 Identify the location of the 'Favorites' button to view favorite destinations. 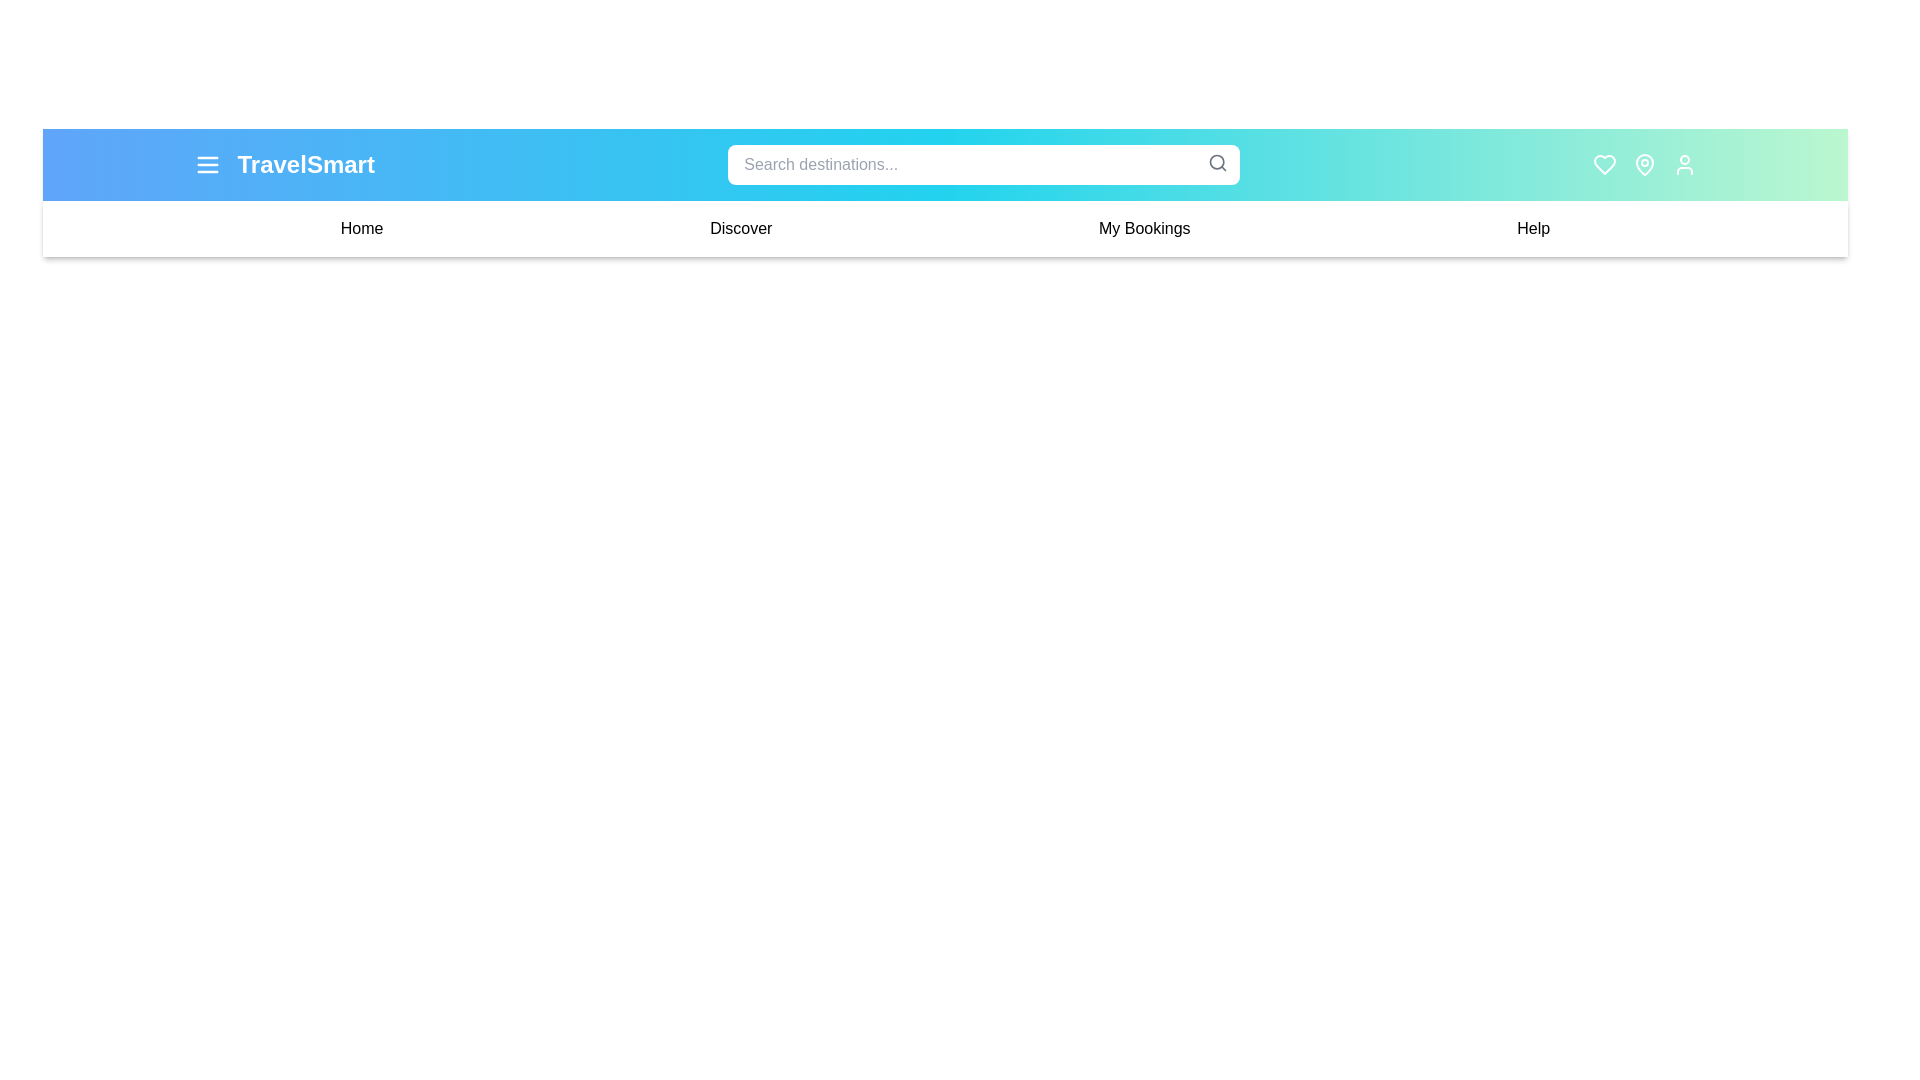
(1605, 164).